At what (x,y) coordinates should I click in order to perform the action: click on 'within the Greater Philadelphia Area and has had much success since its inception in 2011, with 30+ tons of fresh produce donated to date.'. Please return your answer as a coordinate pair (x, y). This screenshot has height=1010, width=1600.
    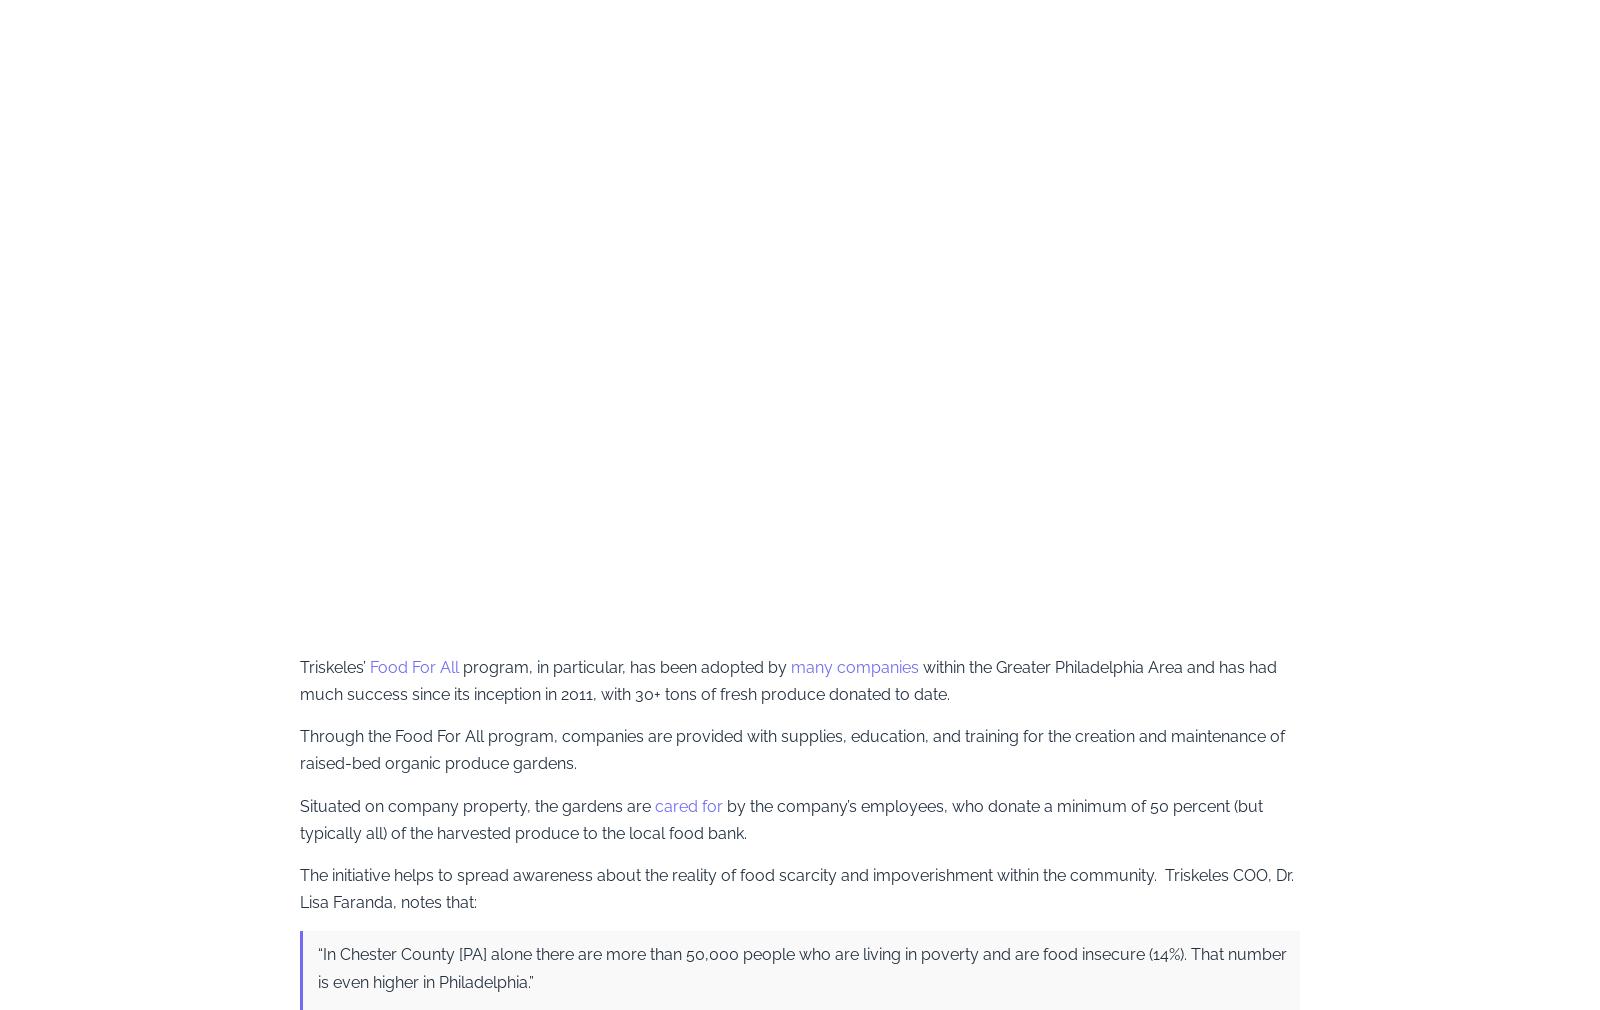
    Looking at the image, I should click on (788, 679).